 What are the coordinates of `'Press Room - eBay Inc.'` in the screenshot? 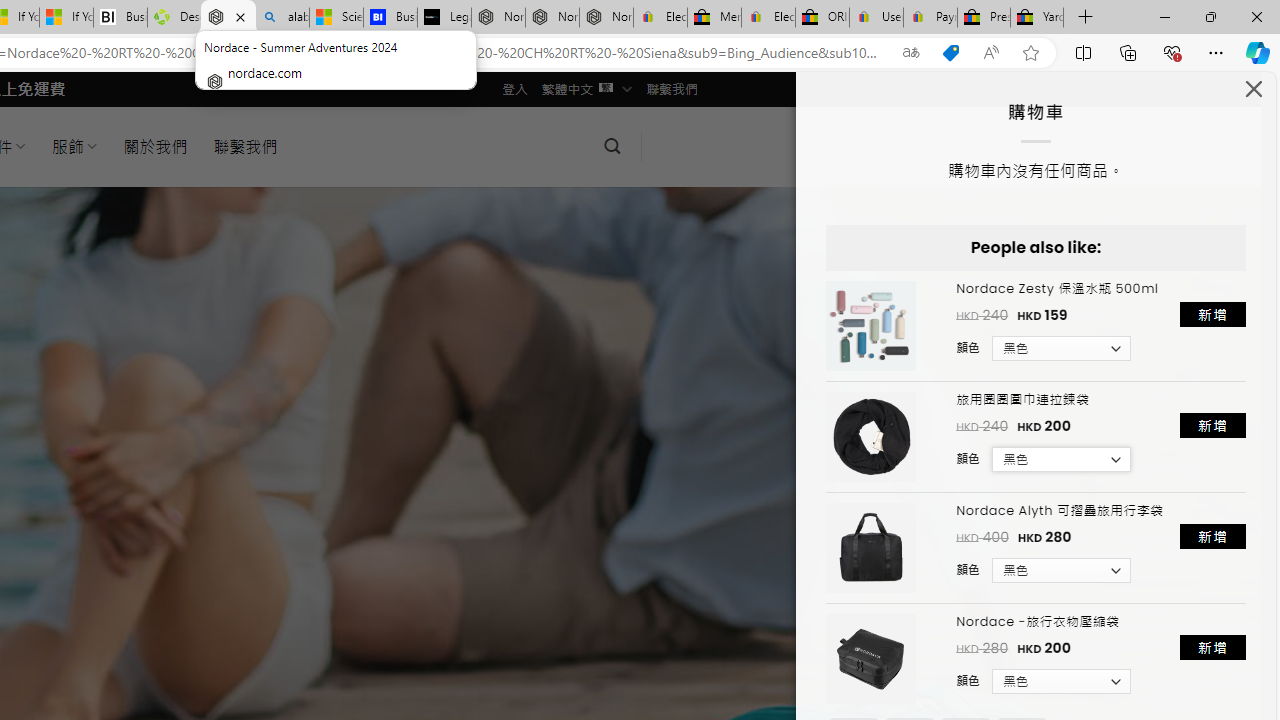 It's located at (983, 17).